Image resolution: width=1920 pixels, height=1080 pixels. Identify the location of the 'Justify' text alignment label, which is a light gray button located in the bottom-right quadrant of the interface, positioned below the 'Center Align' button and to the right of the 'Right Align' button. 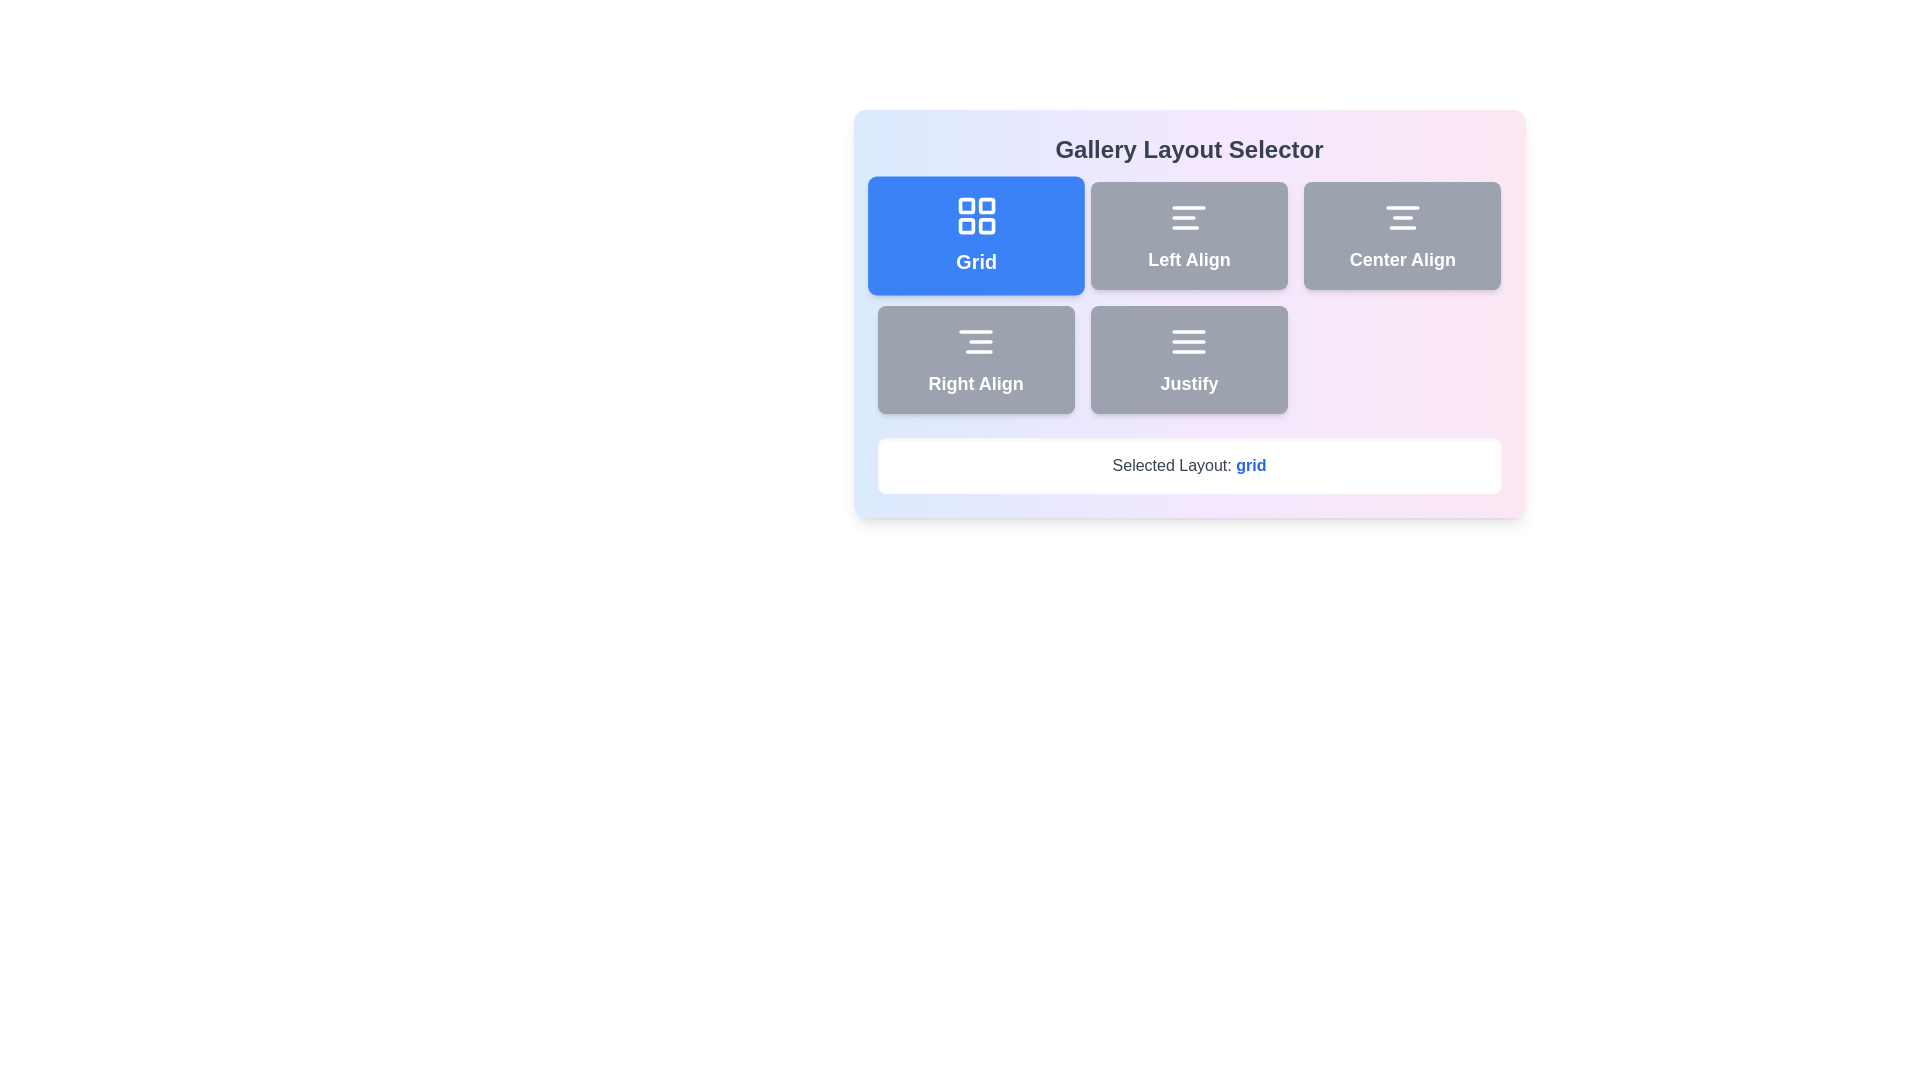
(1189, 384).